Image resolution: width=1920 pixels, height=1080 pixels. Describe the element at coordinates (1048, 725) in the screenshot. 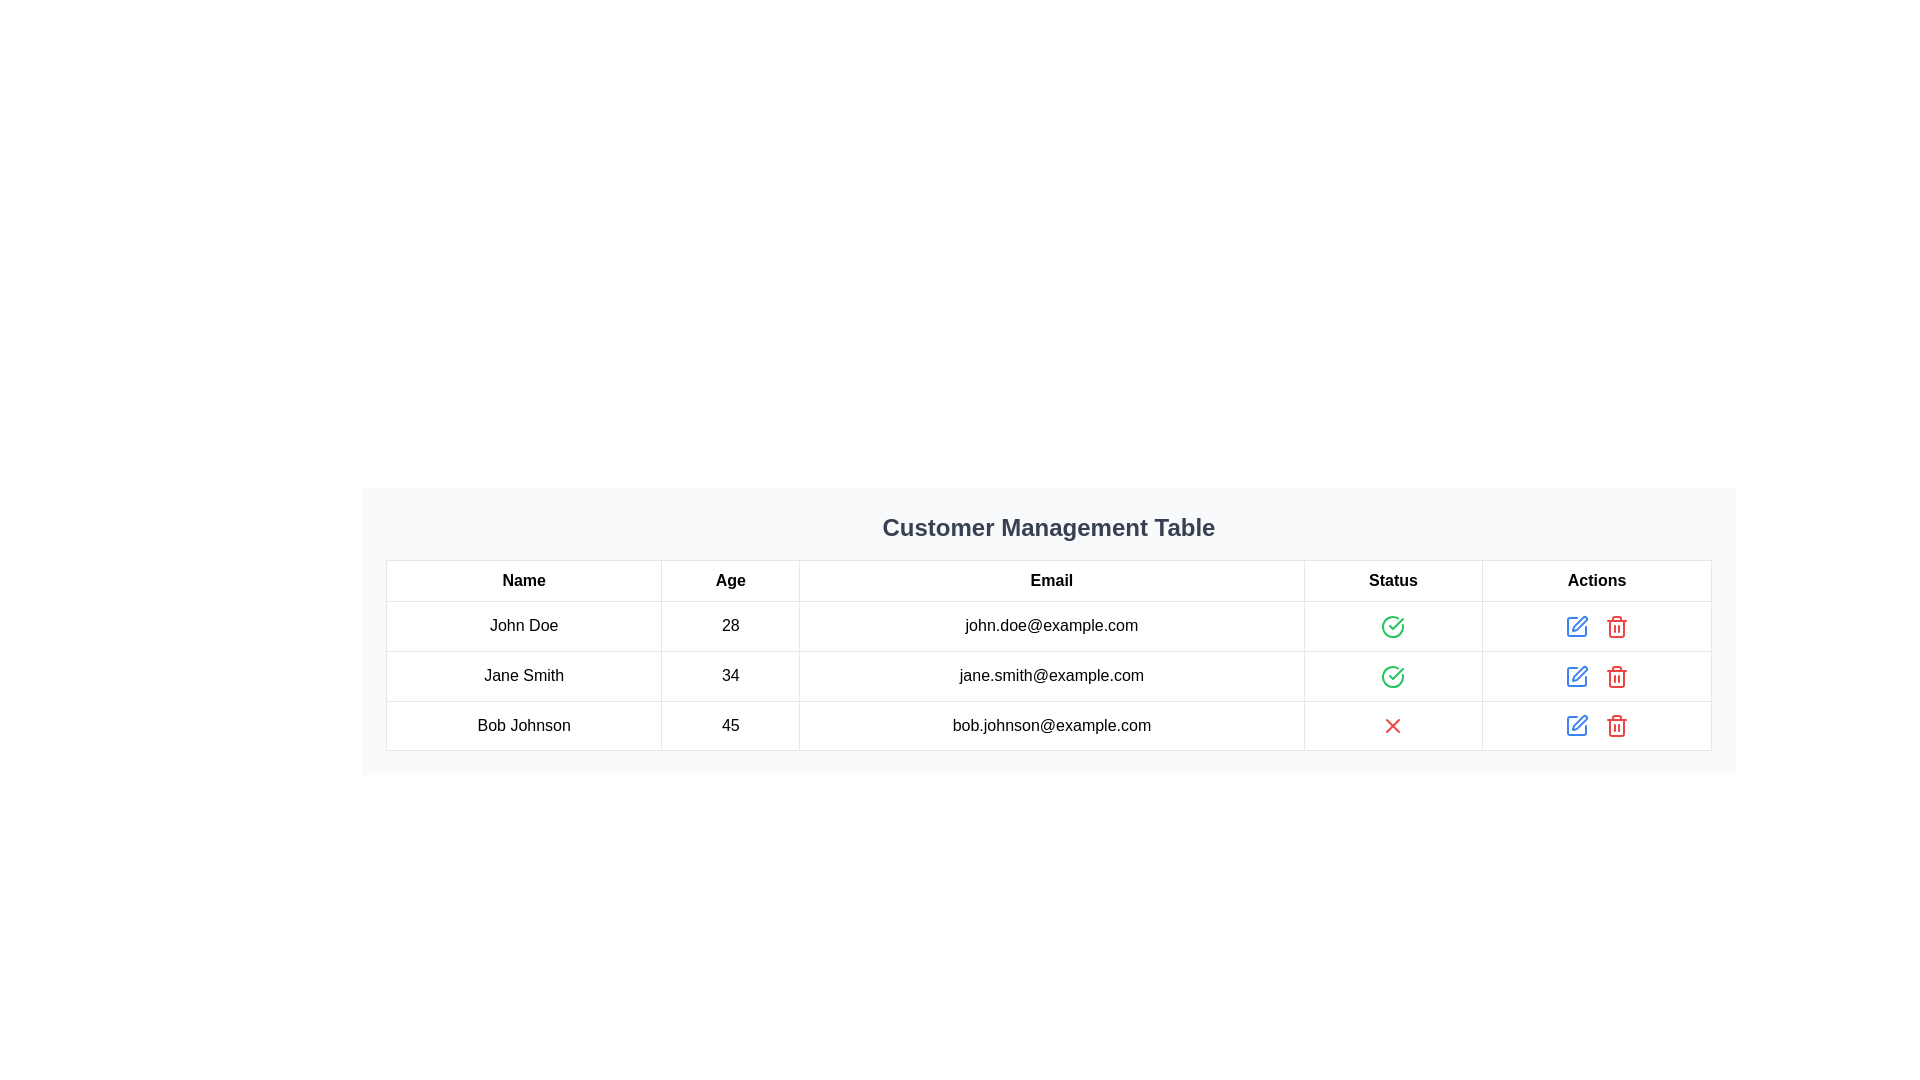

I see `the email address in the third customer record row to copy or interact with it` at that location.